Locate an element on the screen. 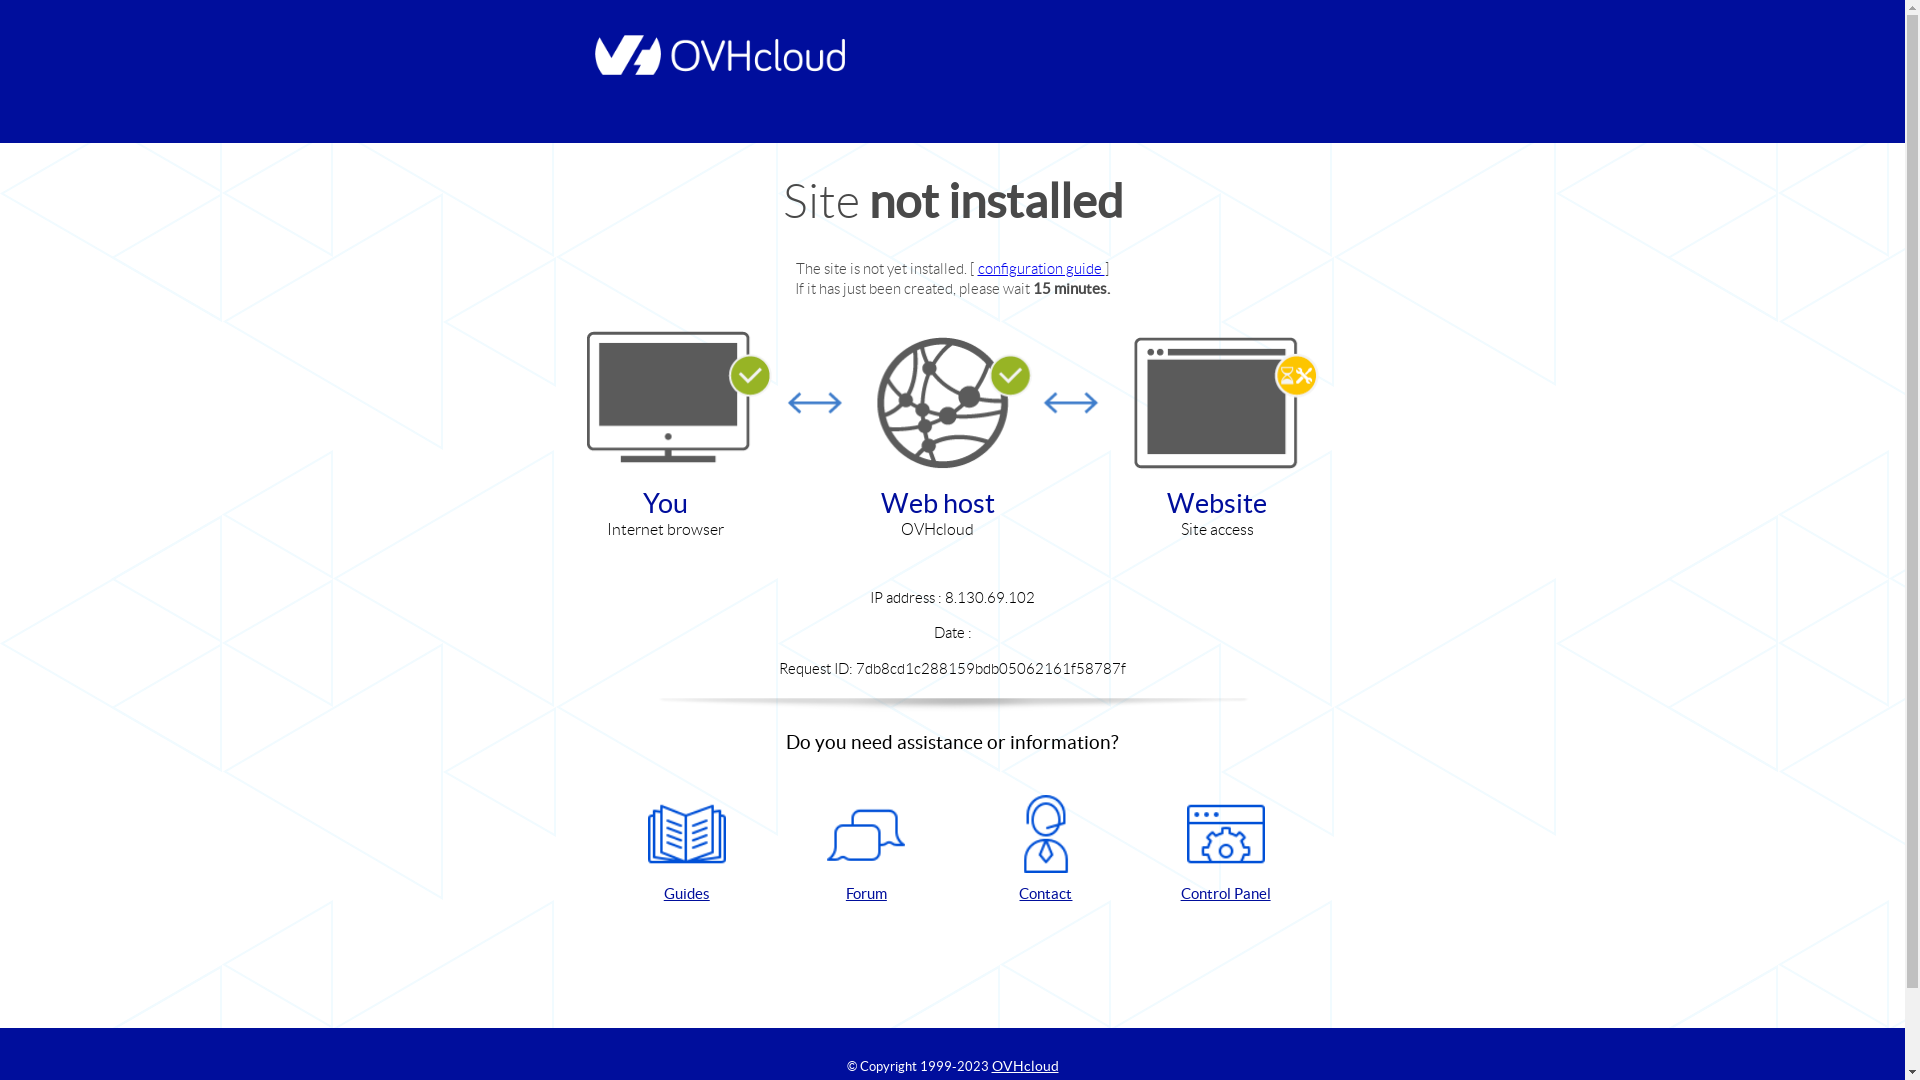 This screenshot has width=1920, height=1080. 'Control Panel' is located at coordinates (1224, 849).